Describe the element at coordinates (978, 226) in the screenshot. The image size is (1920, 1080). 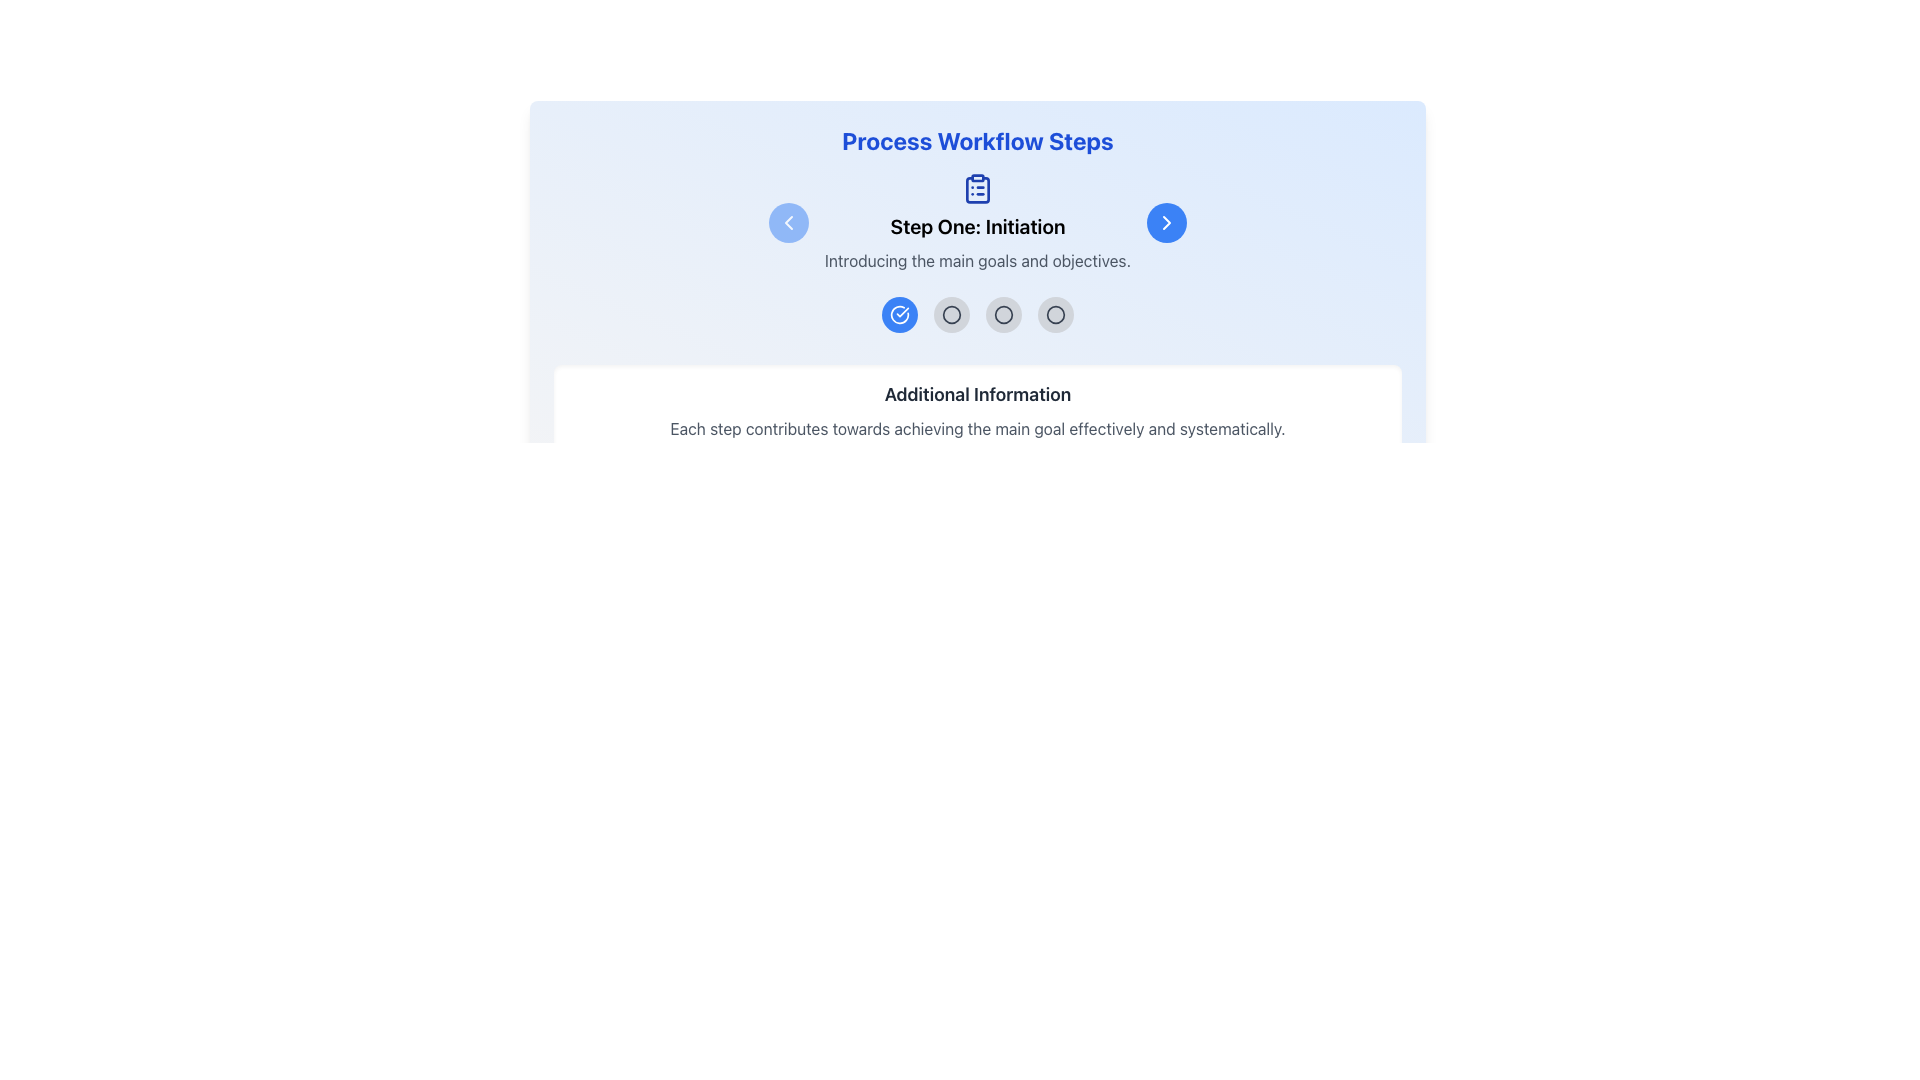
I see `the text element displaying 'Step One: Initiation', which is styled as 'text-xl font-semibold' and serves as the primary heading for Step One in the workflow` at that location.